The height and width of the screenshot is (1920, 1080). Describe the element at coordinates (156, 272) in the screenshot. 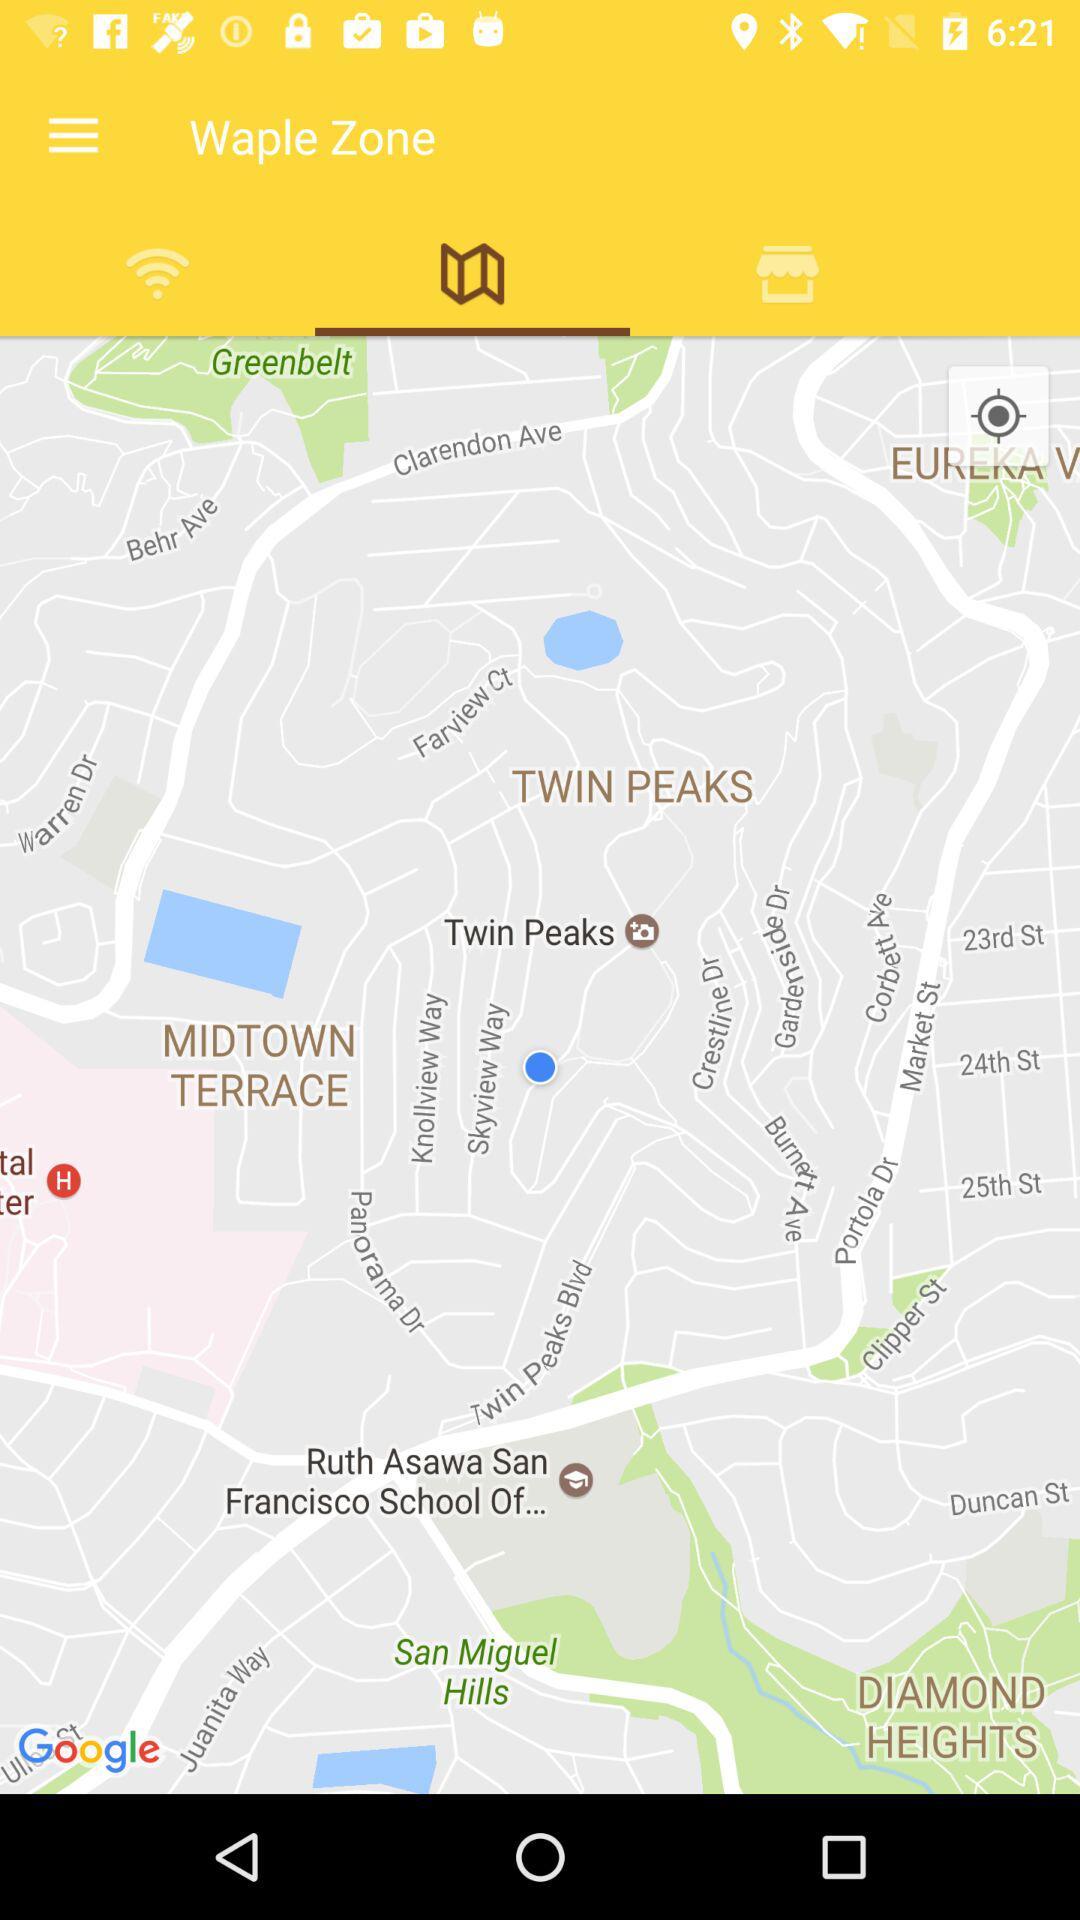

I see `hotspots` at that location.